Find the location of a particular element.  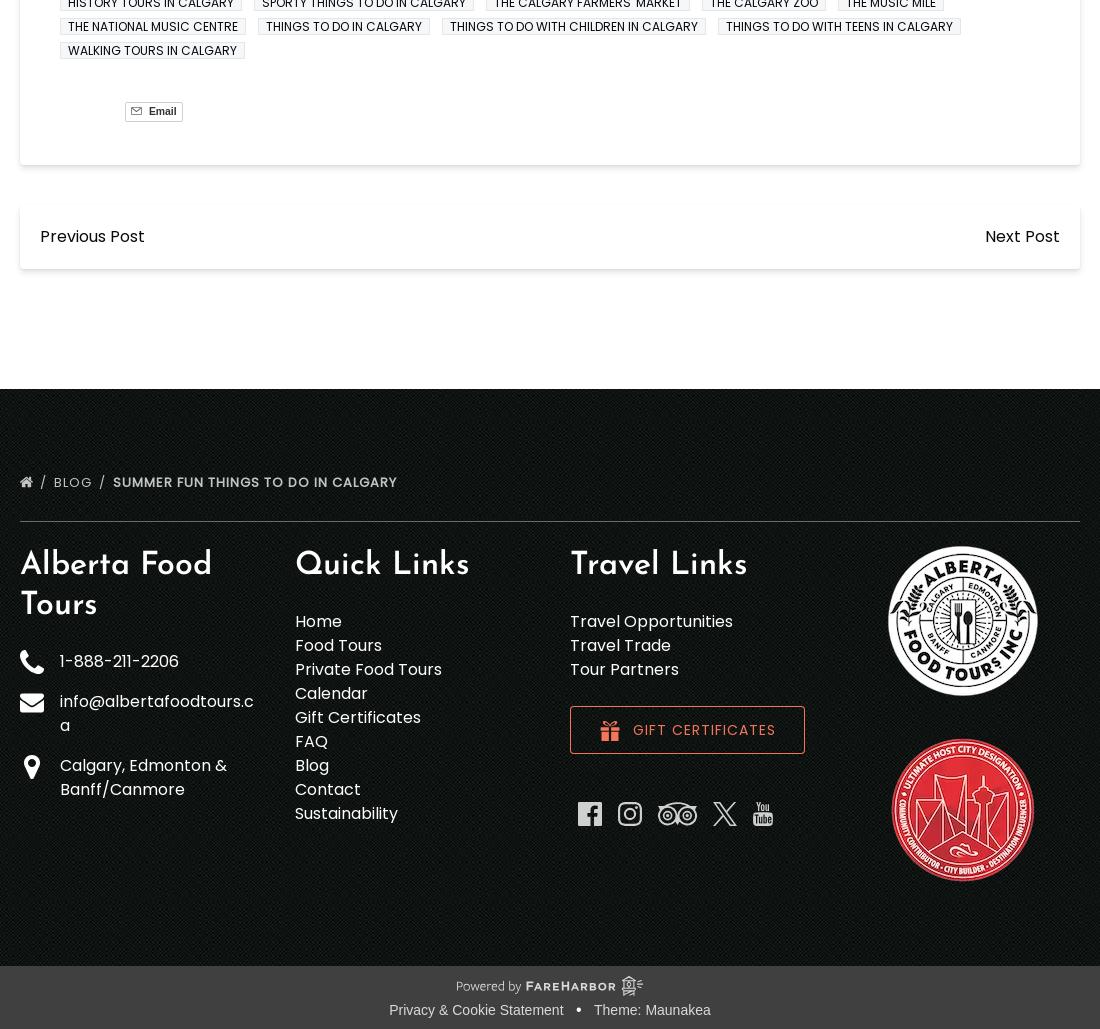

'Quick Links' is located at coordinates (382, 564).